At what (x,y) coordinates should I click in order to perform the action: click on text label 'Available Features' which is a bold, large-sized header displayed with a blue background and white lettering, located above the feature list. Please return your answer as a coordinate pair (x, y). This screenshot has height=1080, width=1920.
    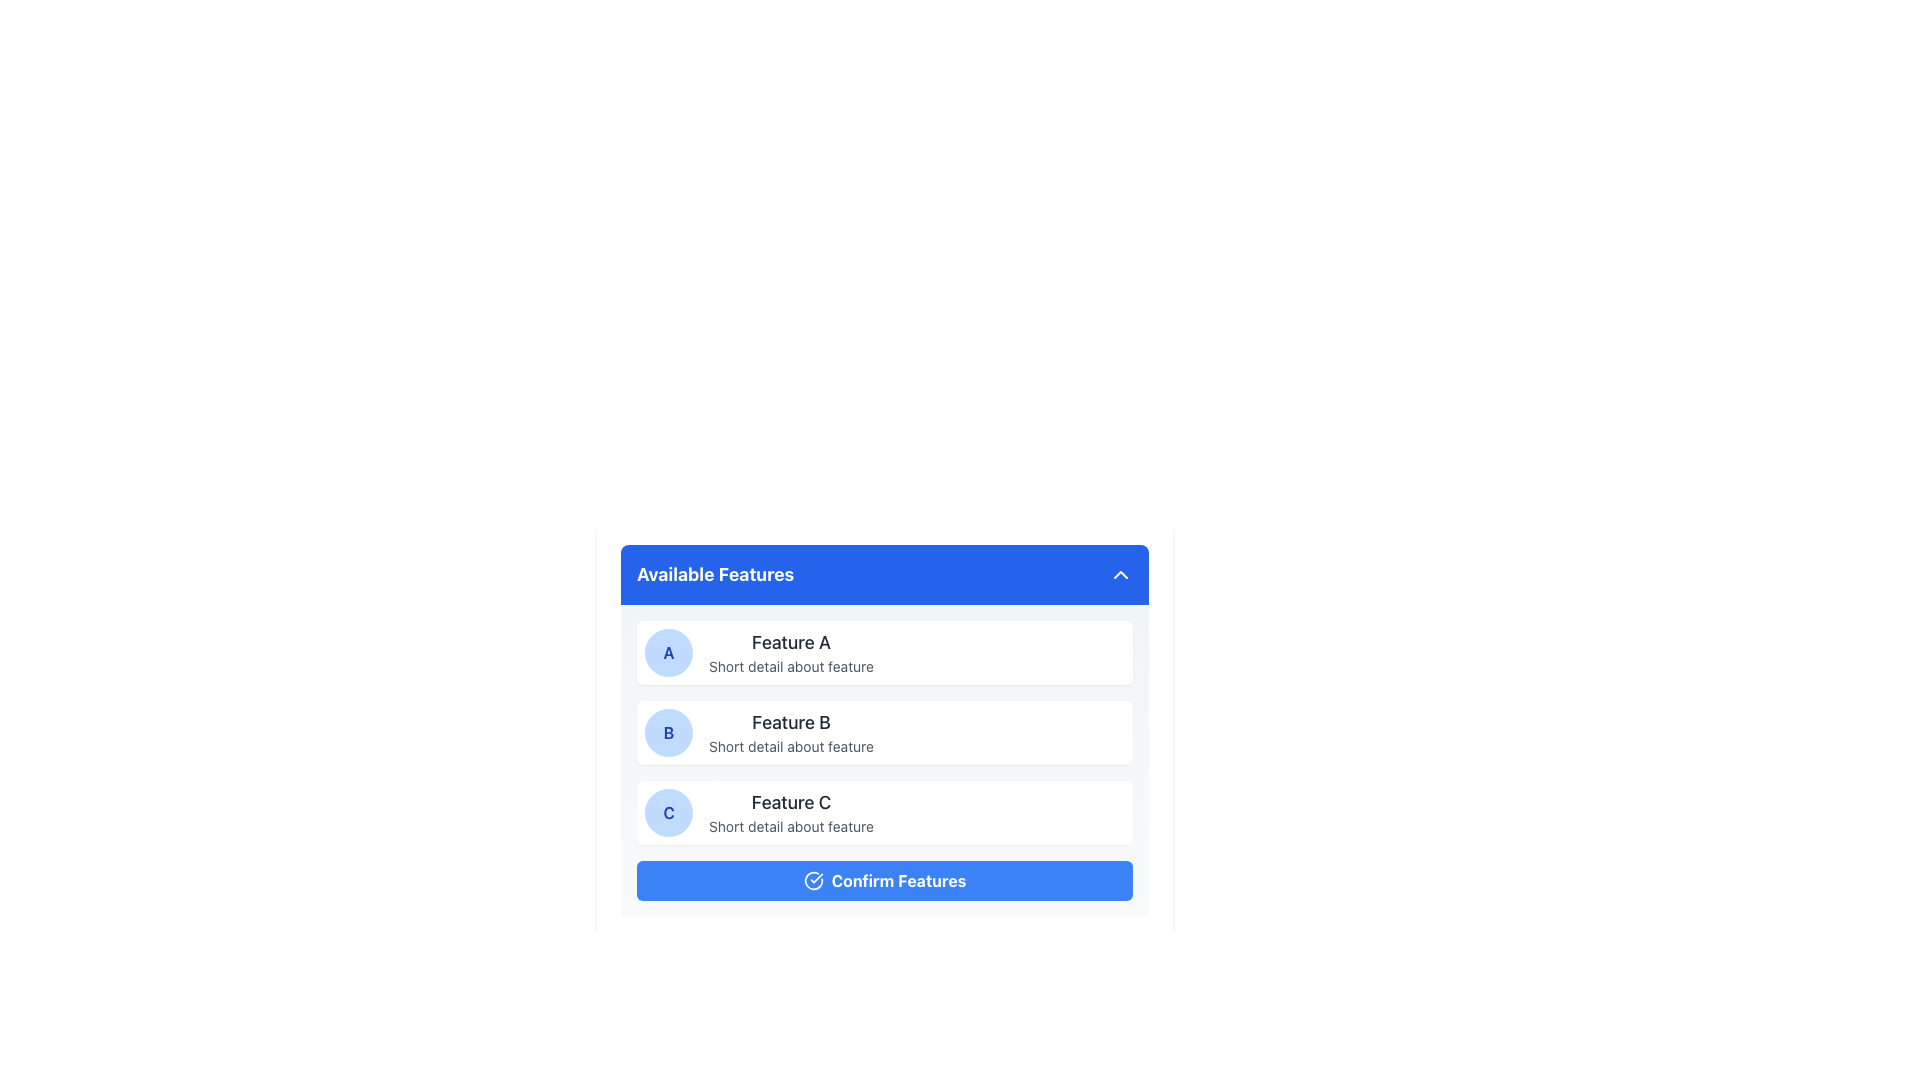
    Looking at the image, I should click on (715, 574).